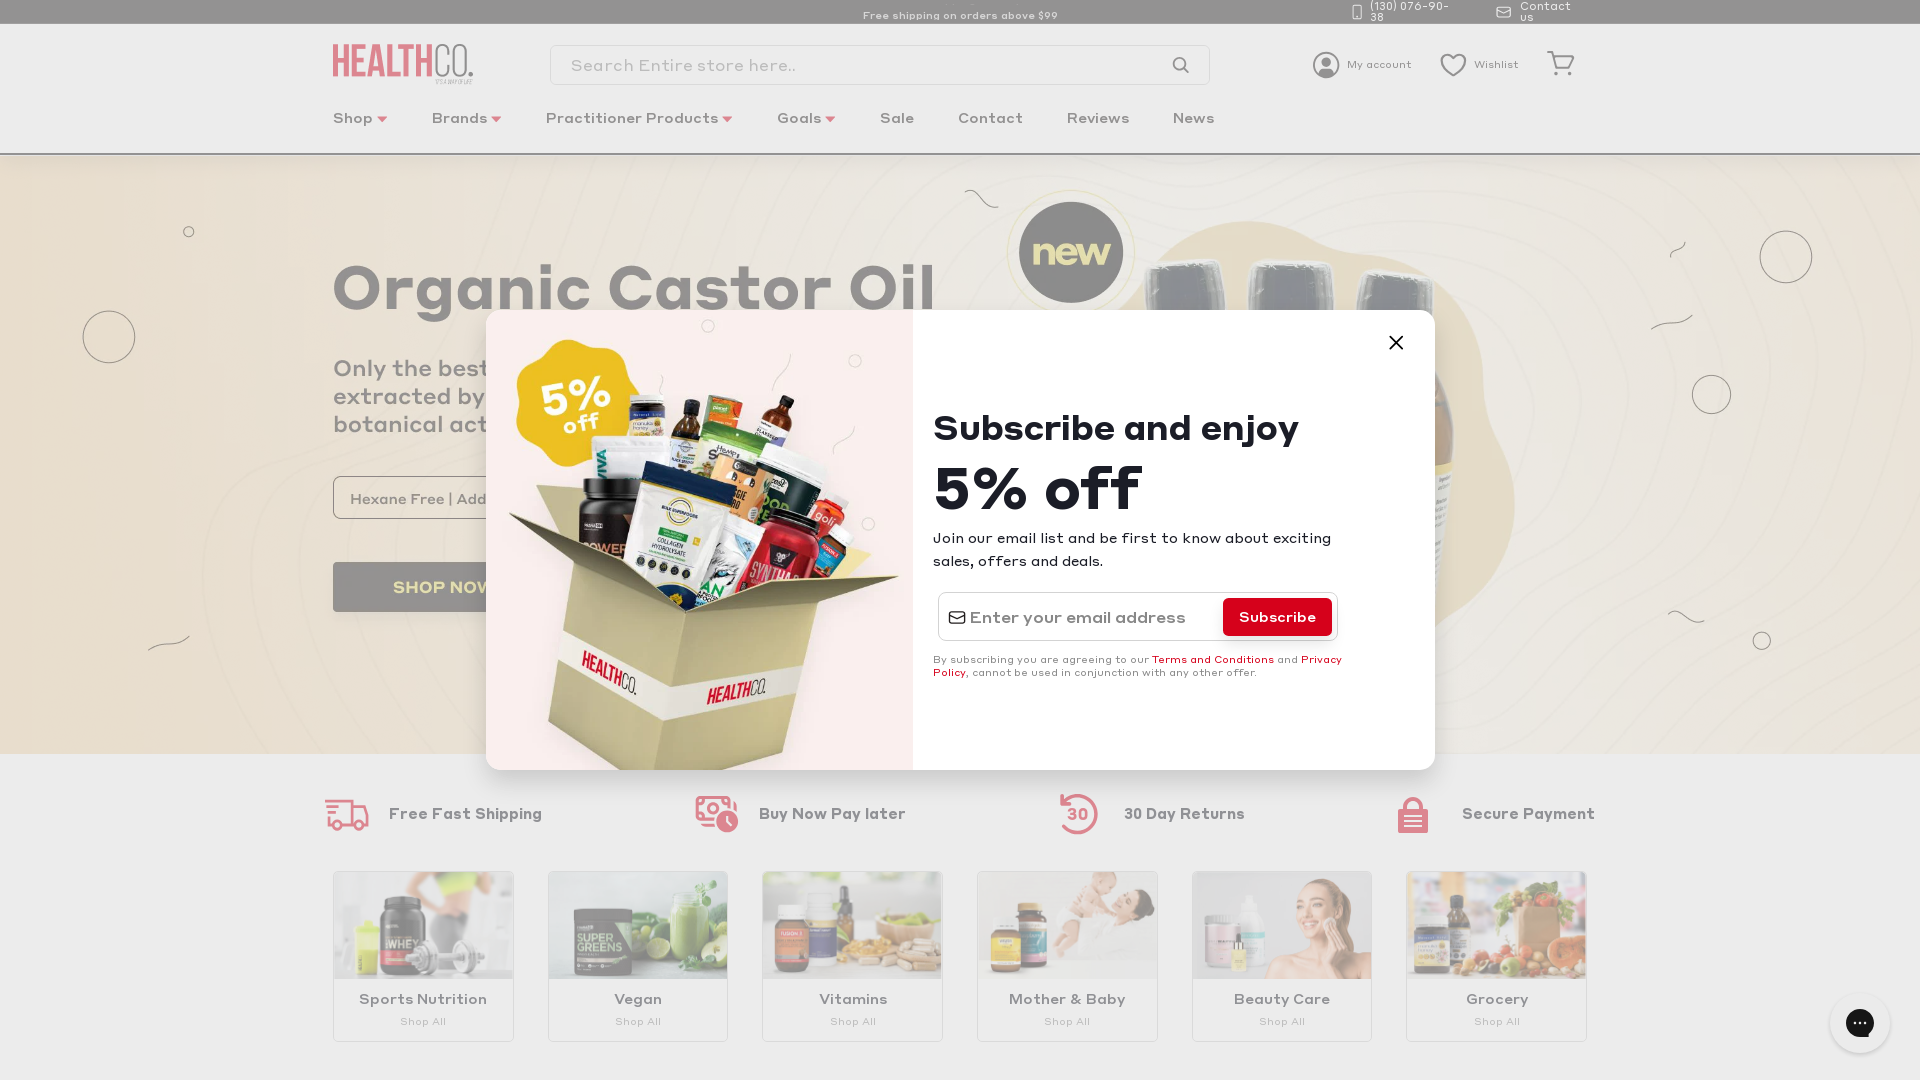 This screenshot has height=1080, width=1920. I want to click on 'Practitioner Products', so click(638, 129).